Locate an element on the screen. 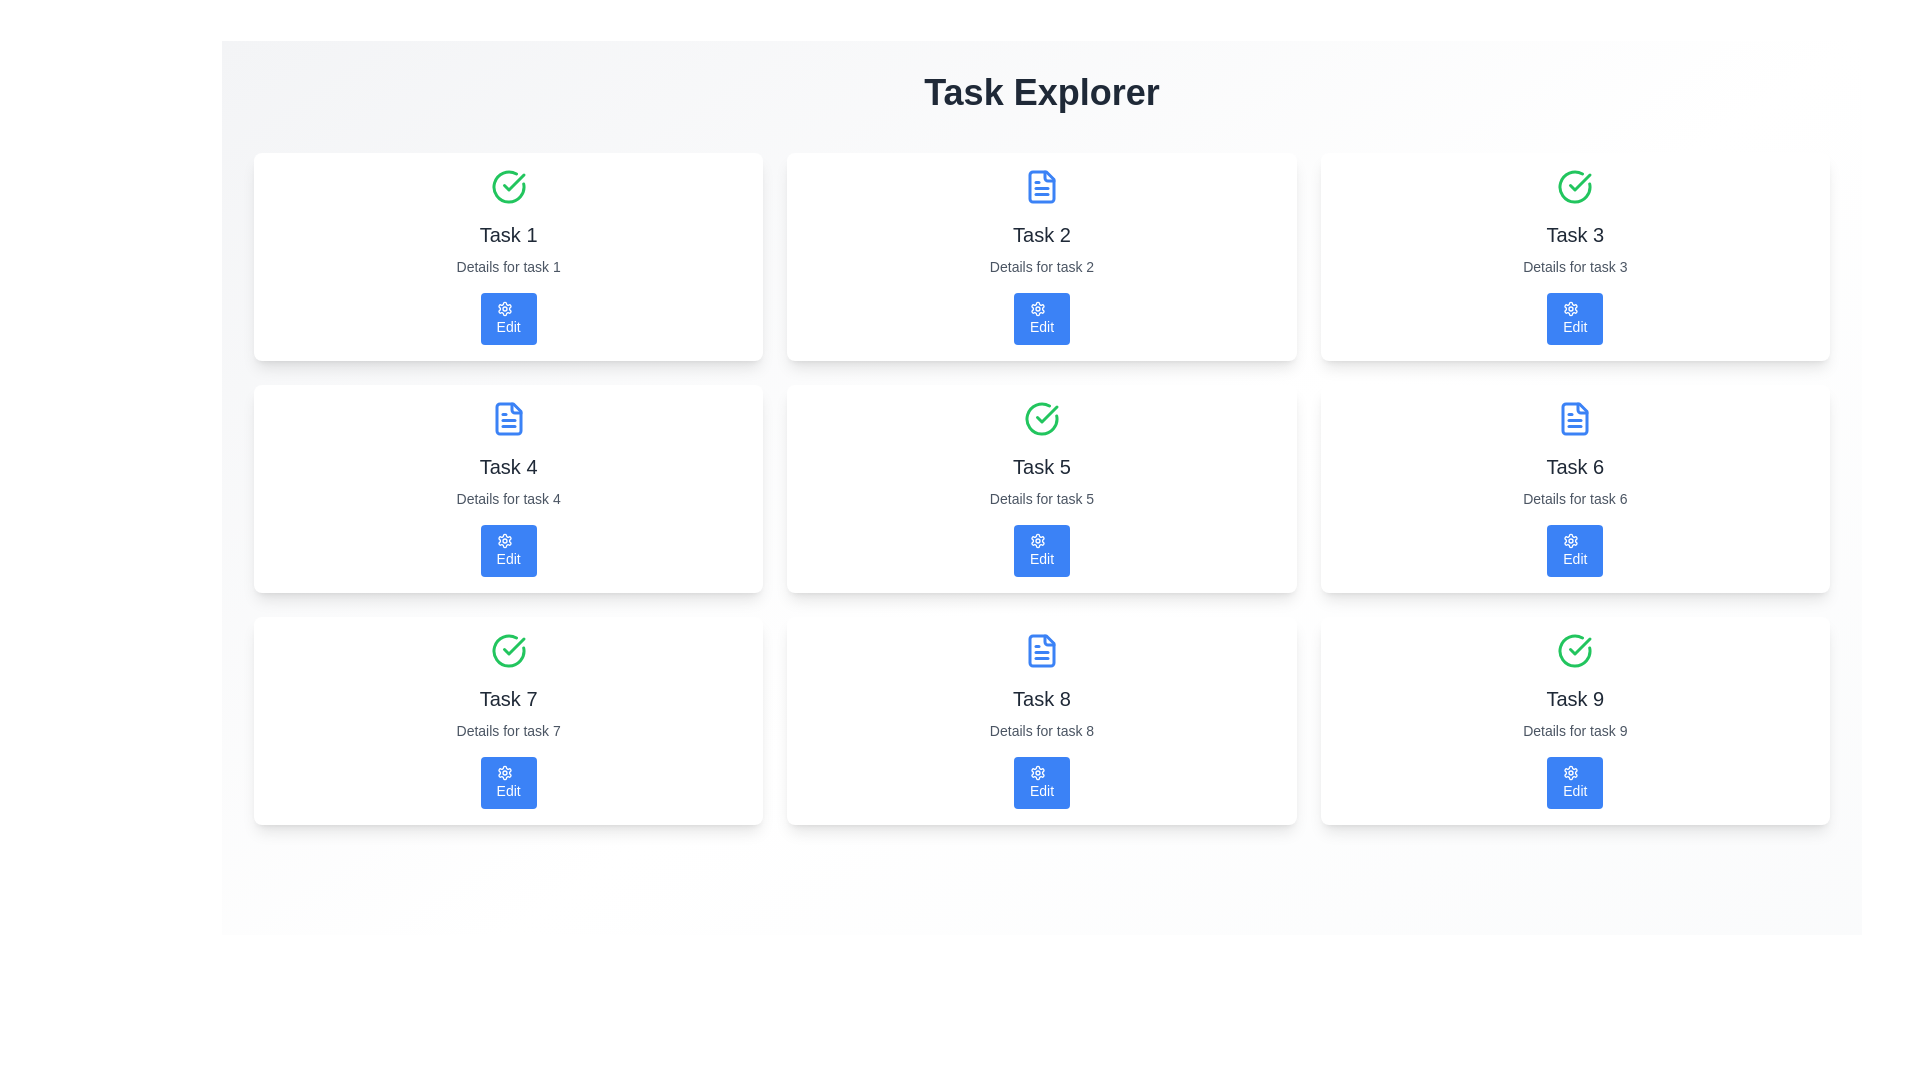  the settings icon, which is a cogwheel design located below the text 'Task 6' in the third row, middle column of the grid is located at coordinates (1570, 540).